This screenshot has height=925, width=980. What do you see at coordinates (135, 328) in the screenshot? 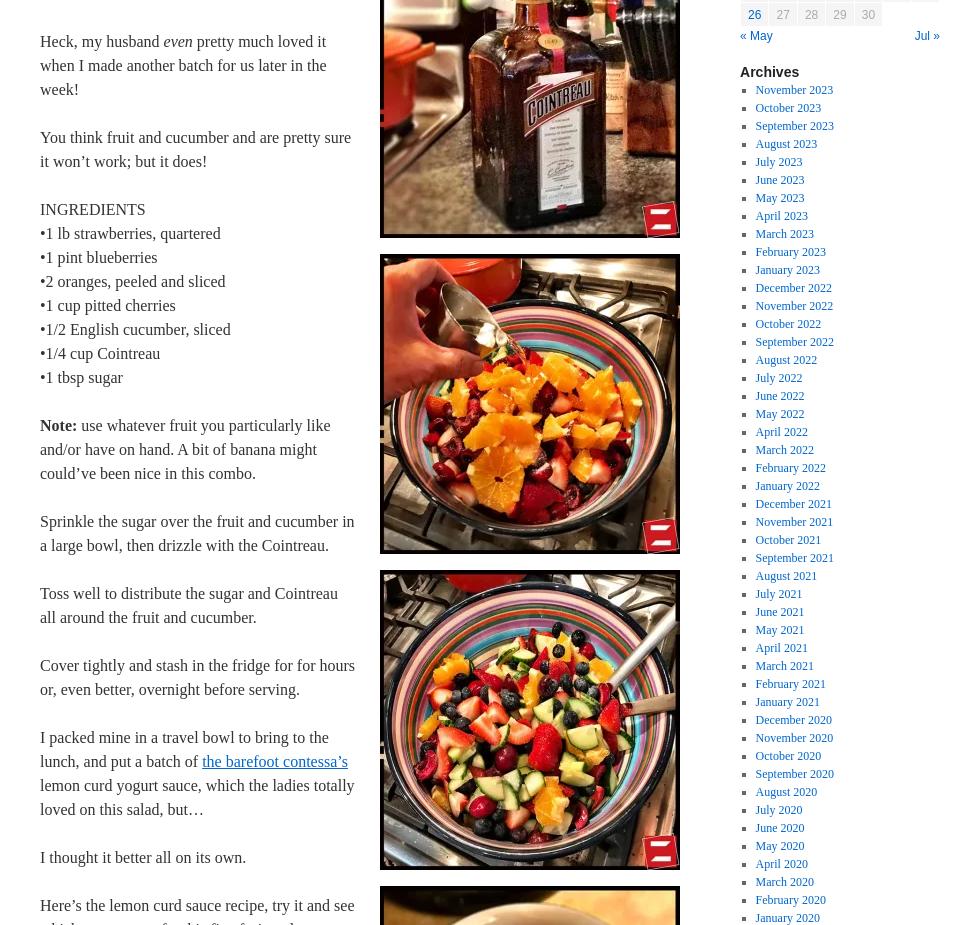
I see `'•1/2 English cucumber, sliced'` at bounding box center [135, 328].